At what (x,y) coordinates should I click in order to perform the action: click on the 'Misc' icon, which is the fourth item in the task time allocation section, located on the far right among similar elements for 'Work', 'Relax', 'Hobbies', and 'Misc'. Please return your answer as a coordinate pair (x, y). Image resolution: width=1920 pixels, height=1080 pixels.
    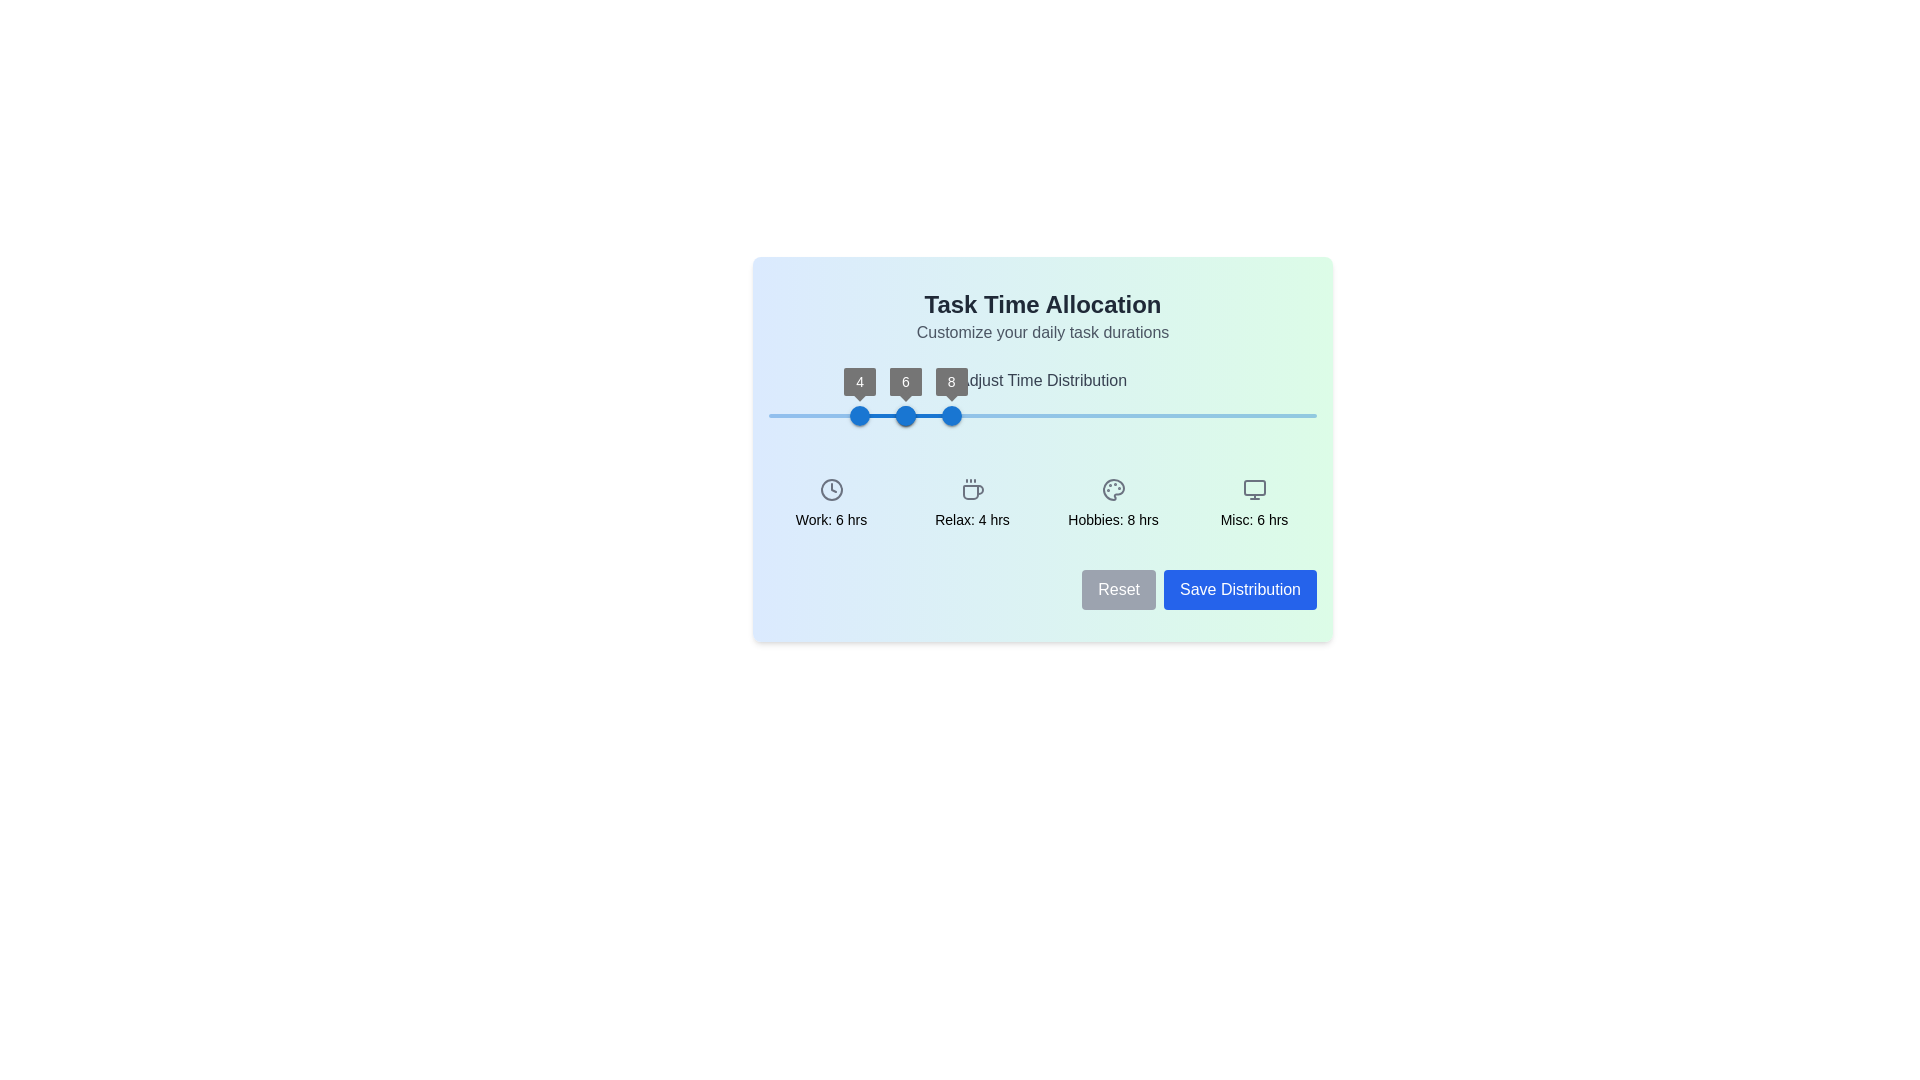
    Looking at the image, I should click on (1253, 489).